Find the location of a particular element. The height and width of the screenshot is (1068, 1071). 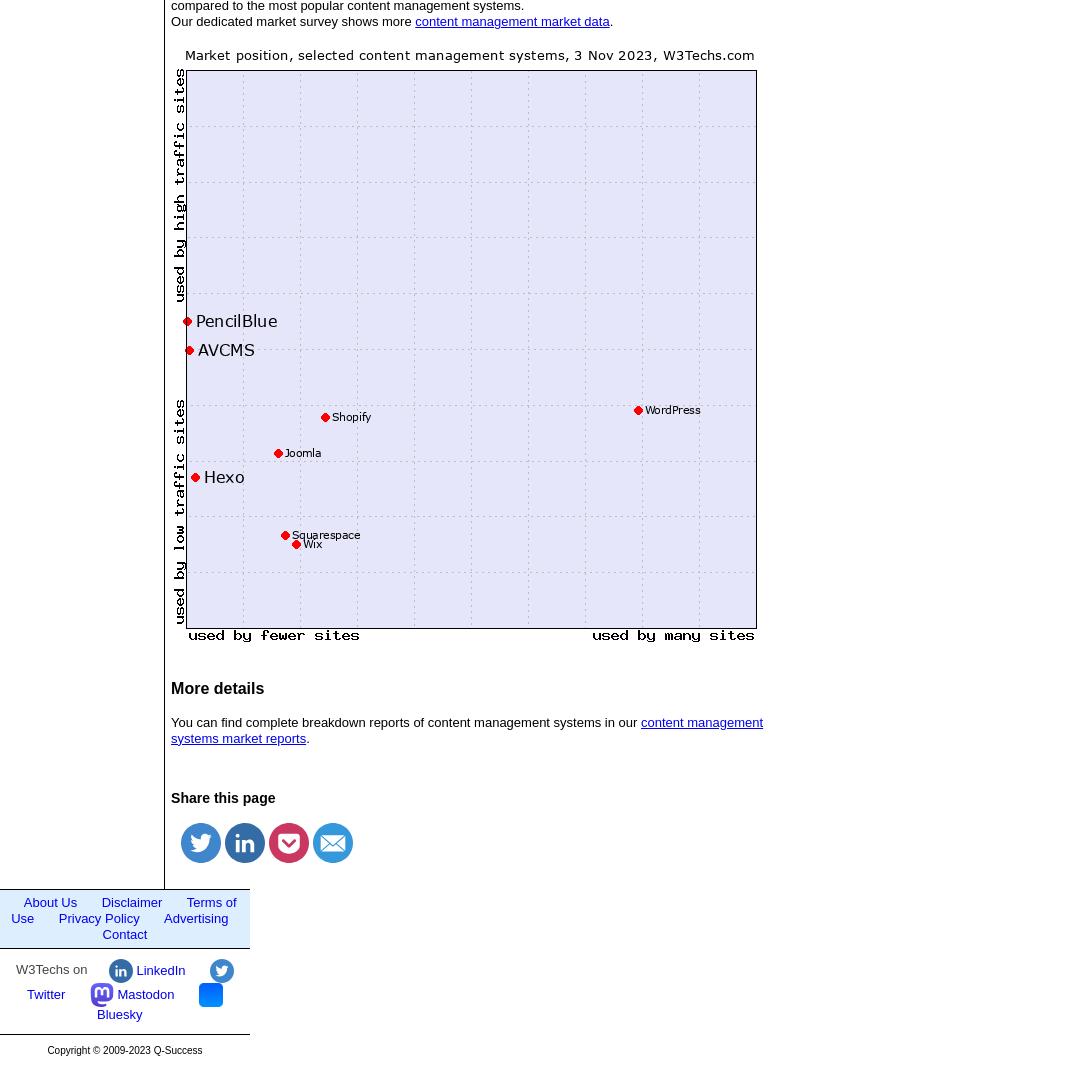

'content management systems market reports' is located at coordinates (170, 729).